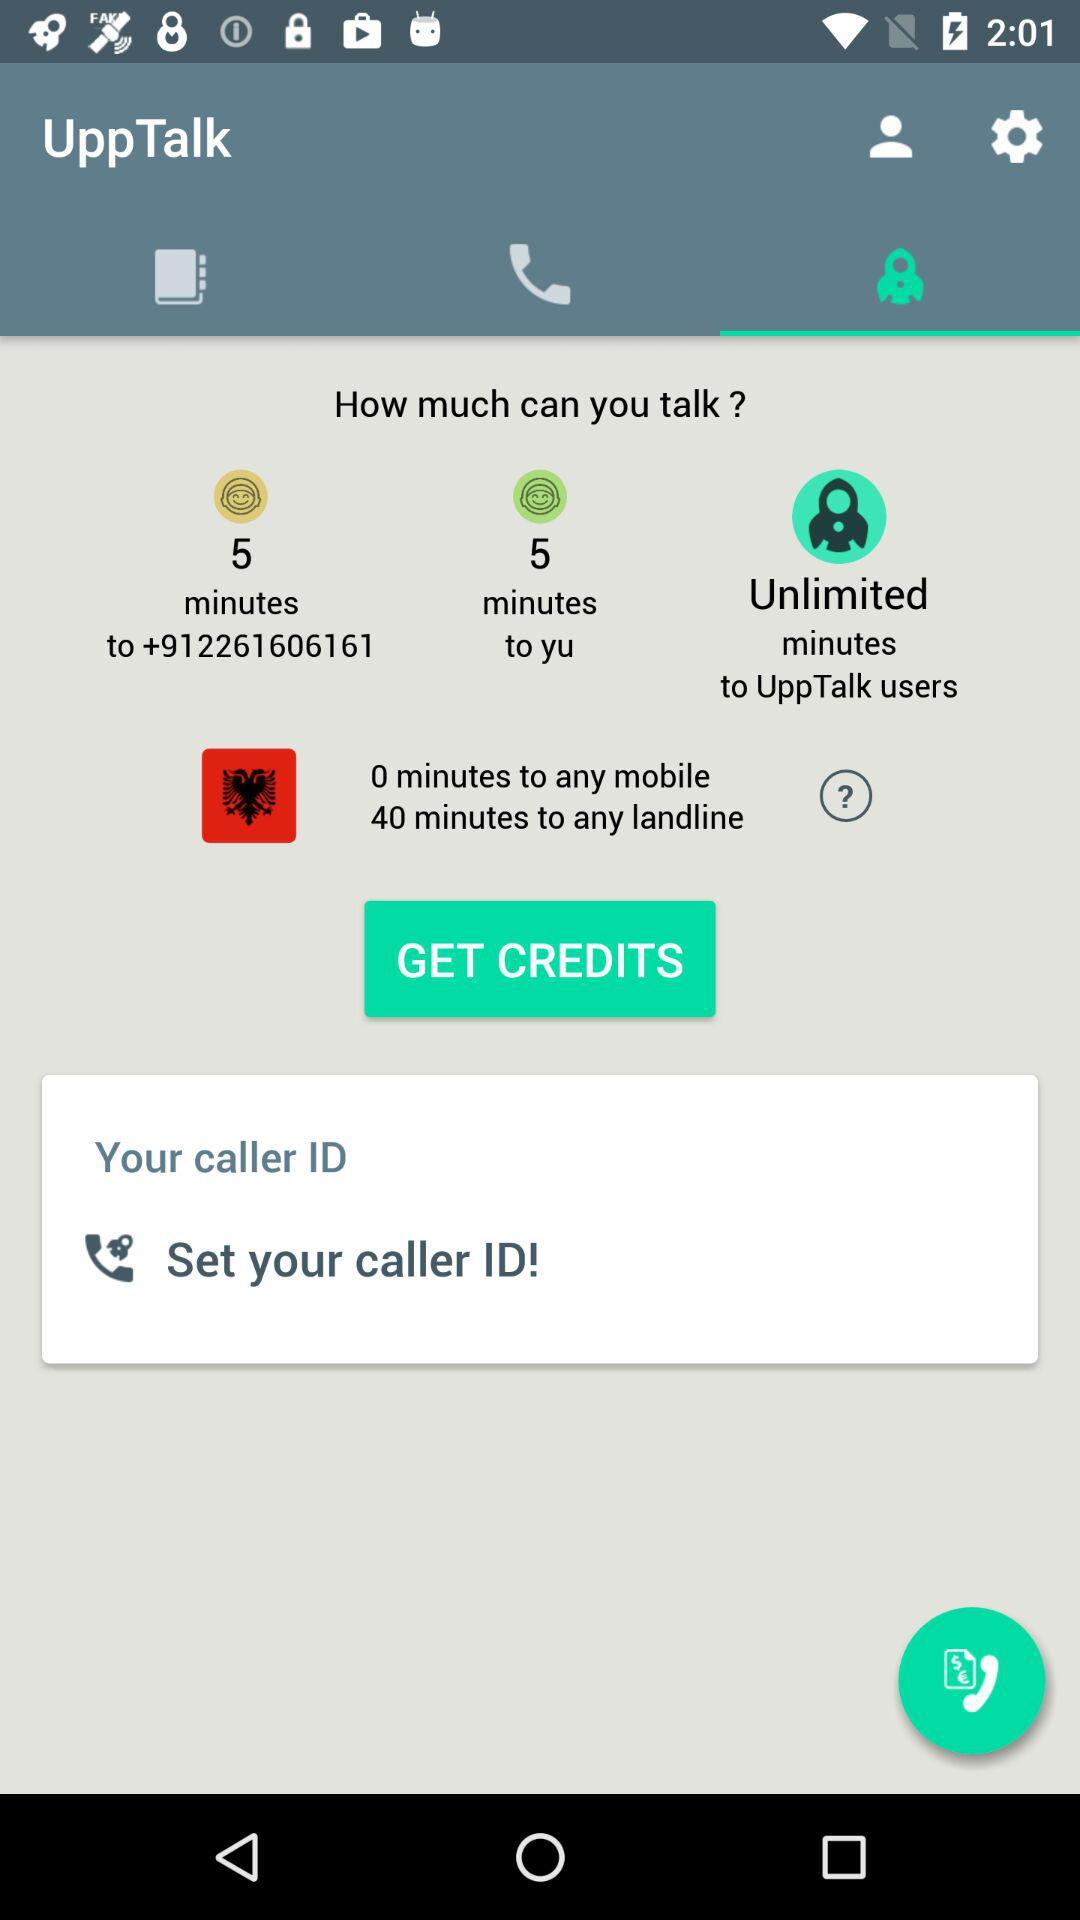 The width and height of the screenshot is (1080, 1920). I want to click on get credits icon, so click(540, 957).